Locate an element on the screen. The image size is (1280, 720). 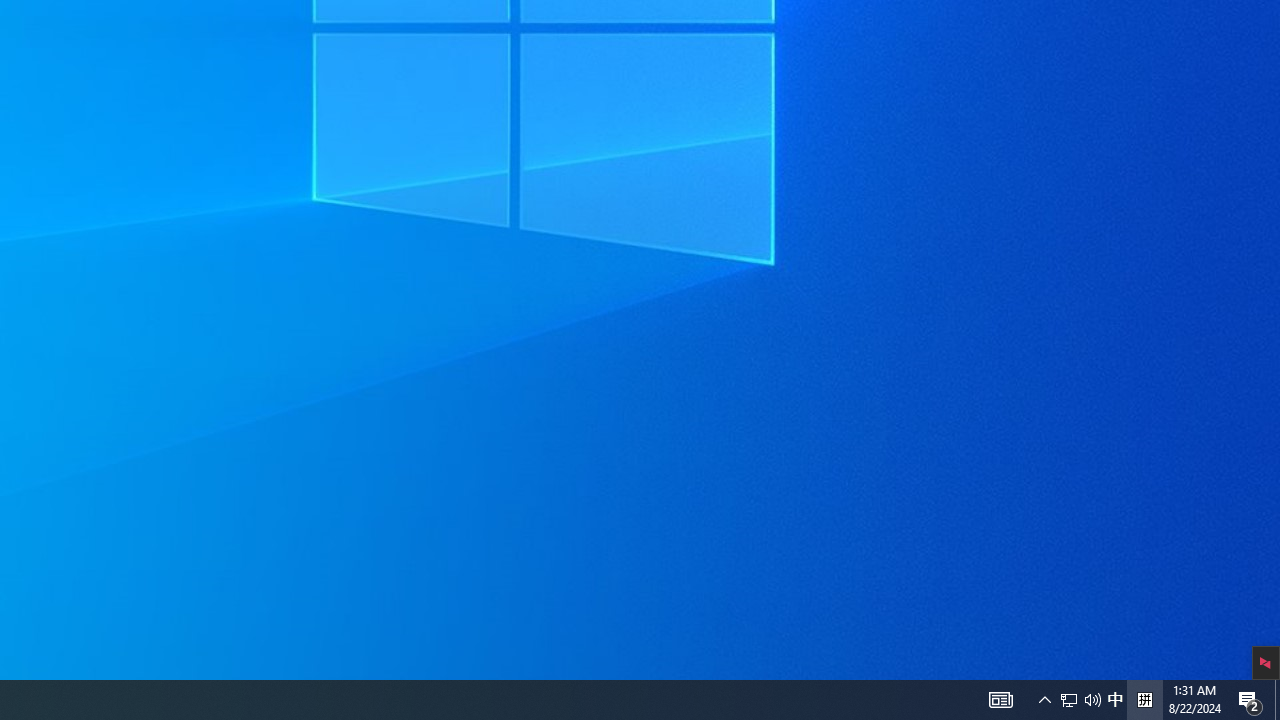
'Q2790: 100%' is located at coordinates (1092, 698).